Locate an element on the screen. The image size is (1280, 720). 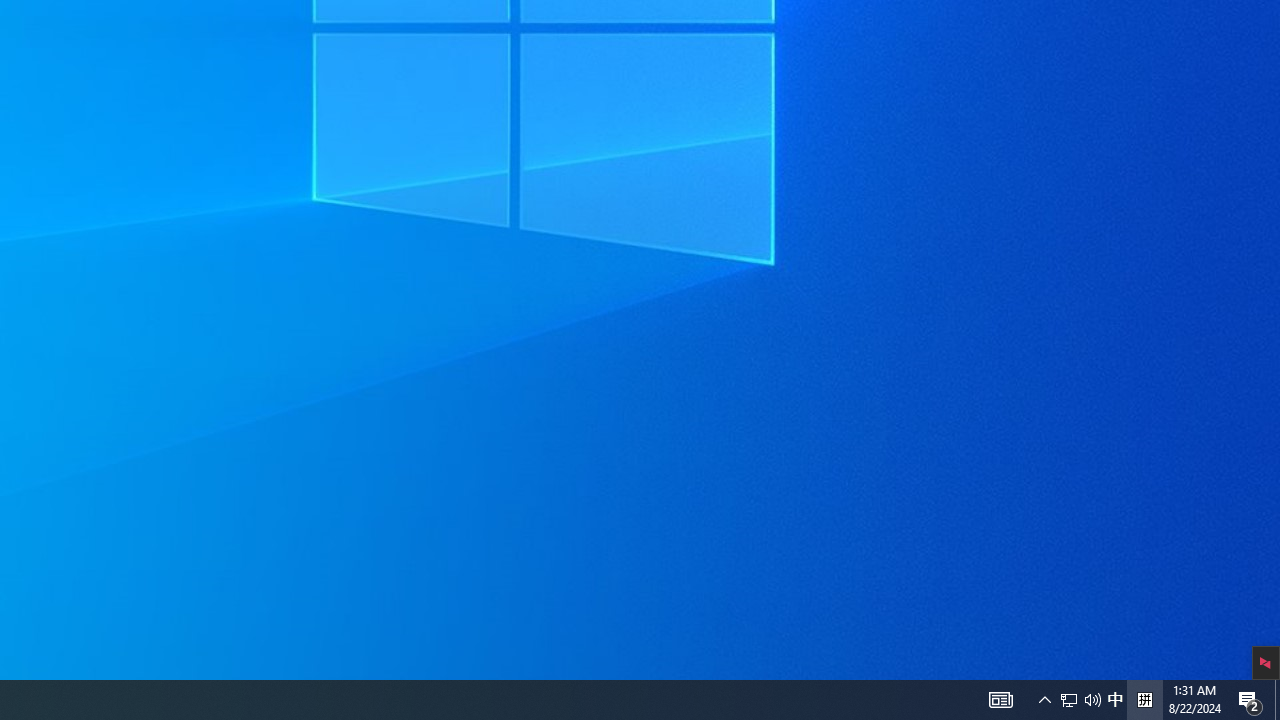
'Q2790: 100%' is located at coordinates (1092, 698).